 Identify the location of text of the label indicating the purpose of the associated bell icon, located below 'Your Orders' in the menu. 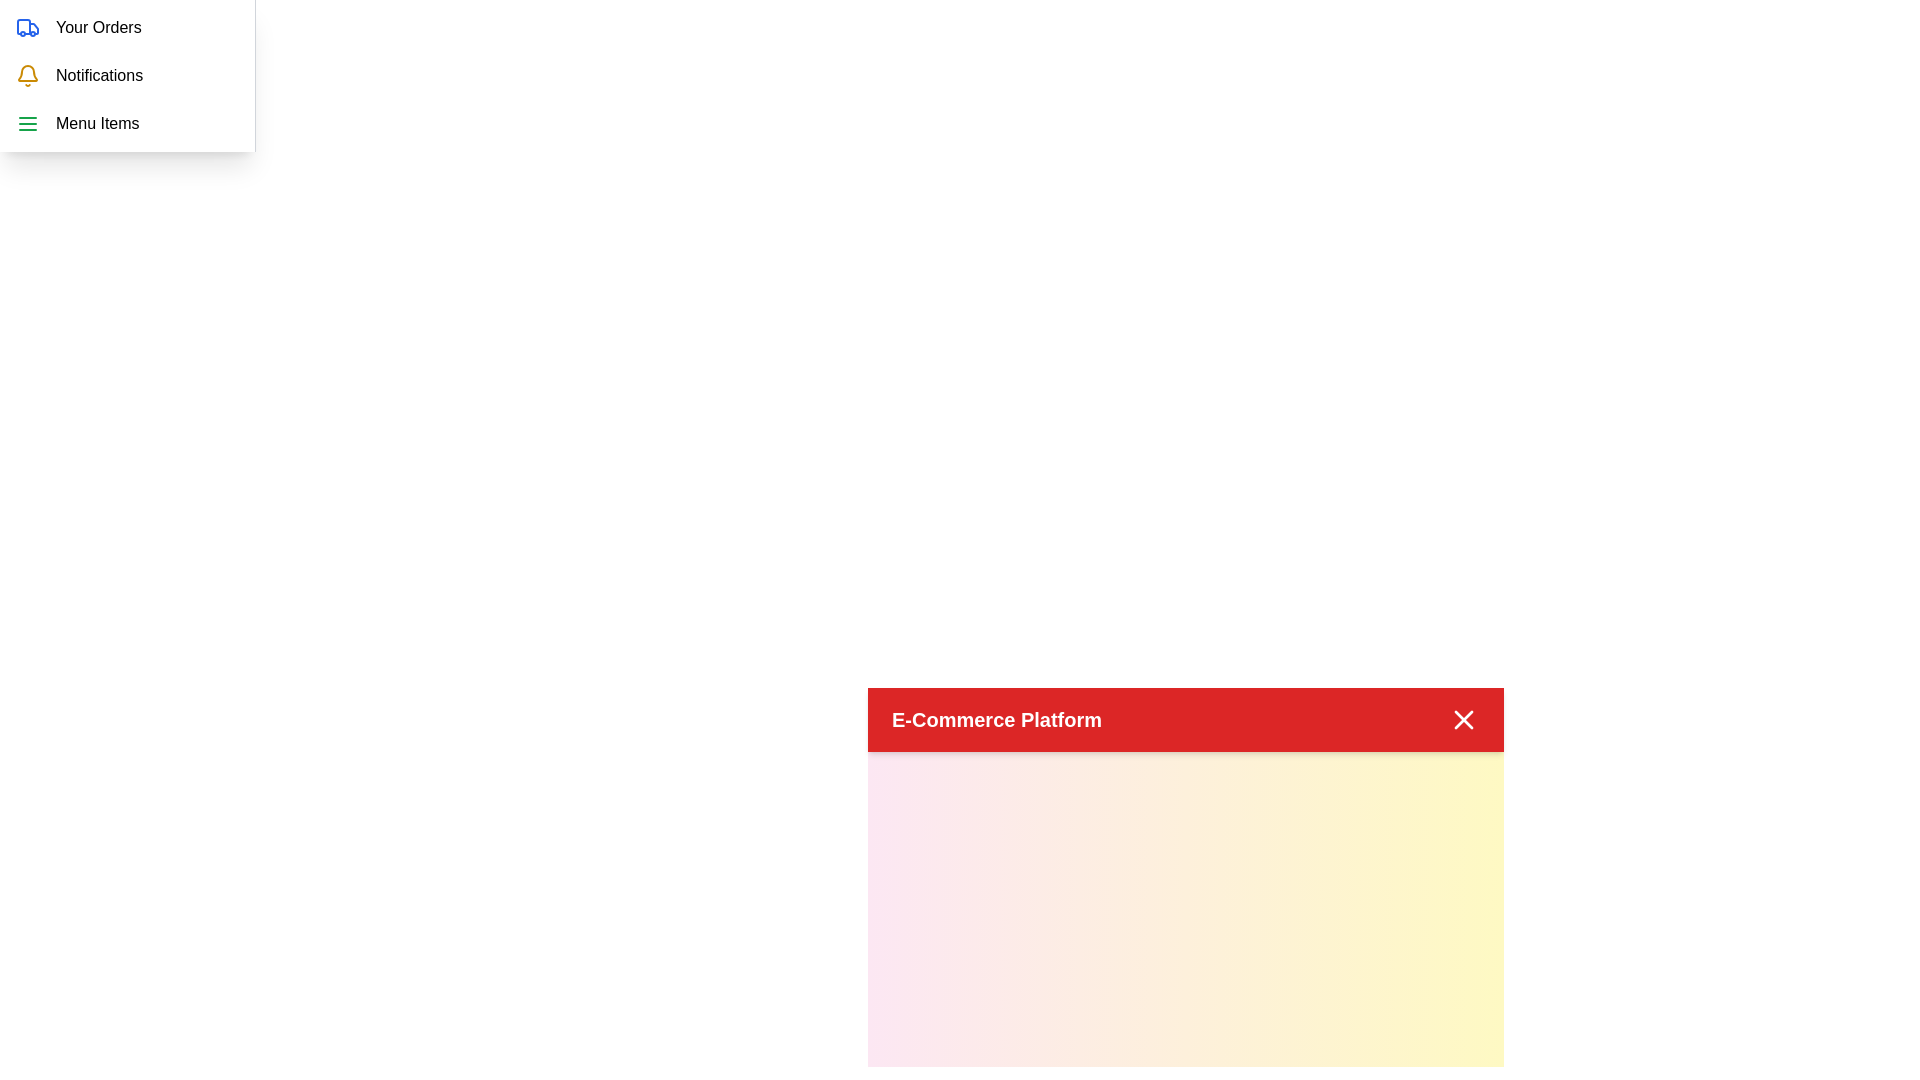
(98, 75).